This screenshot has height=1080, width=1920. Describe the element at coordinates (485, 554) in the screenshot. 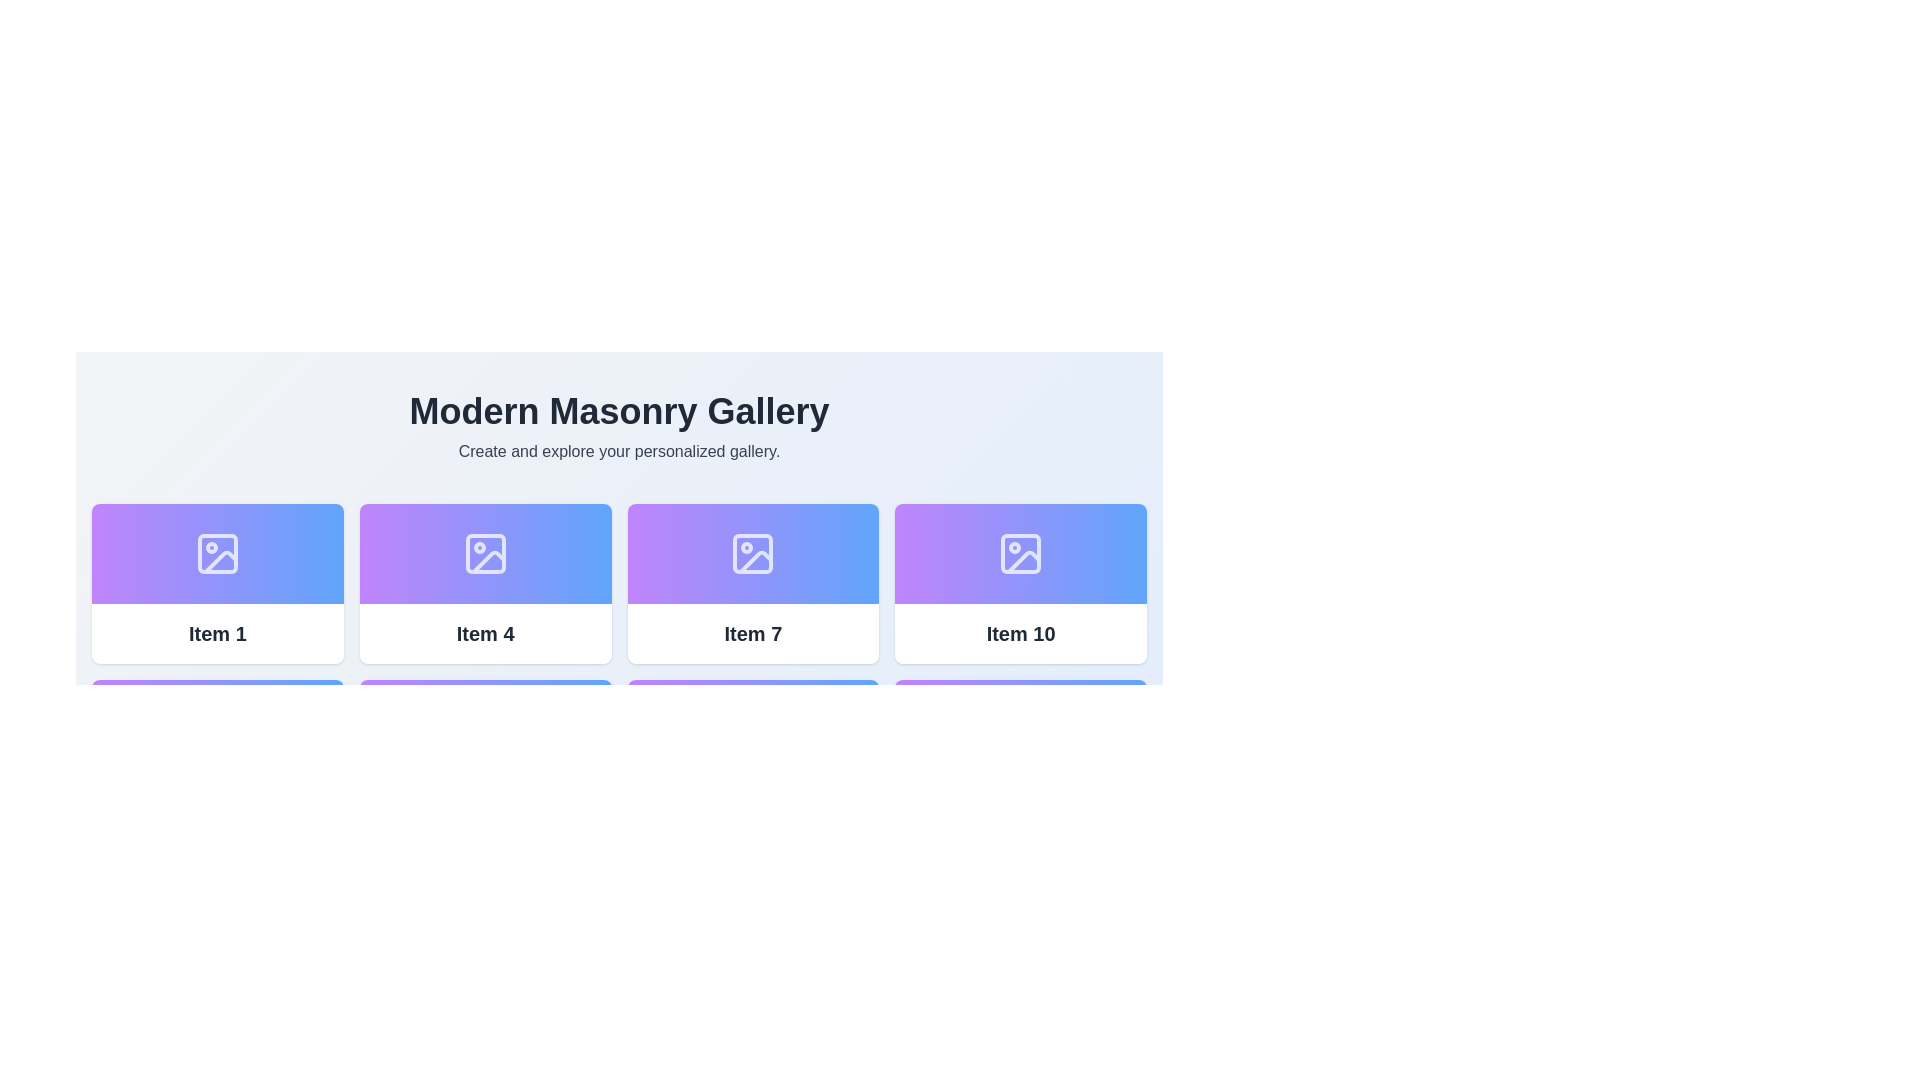

I see `the central icon within the gradient background box that serves as a visual placeholder for graphical content` at that location.